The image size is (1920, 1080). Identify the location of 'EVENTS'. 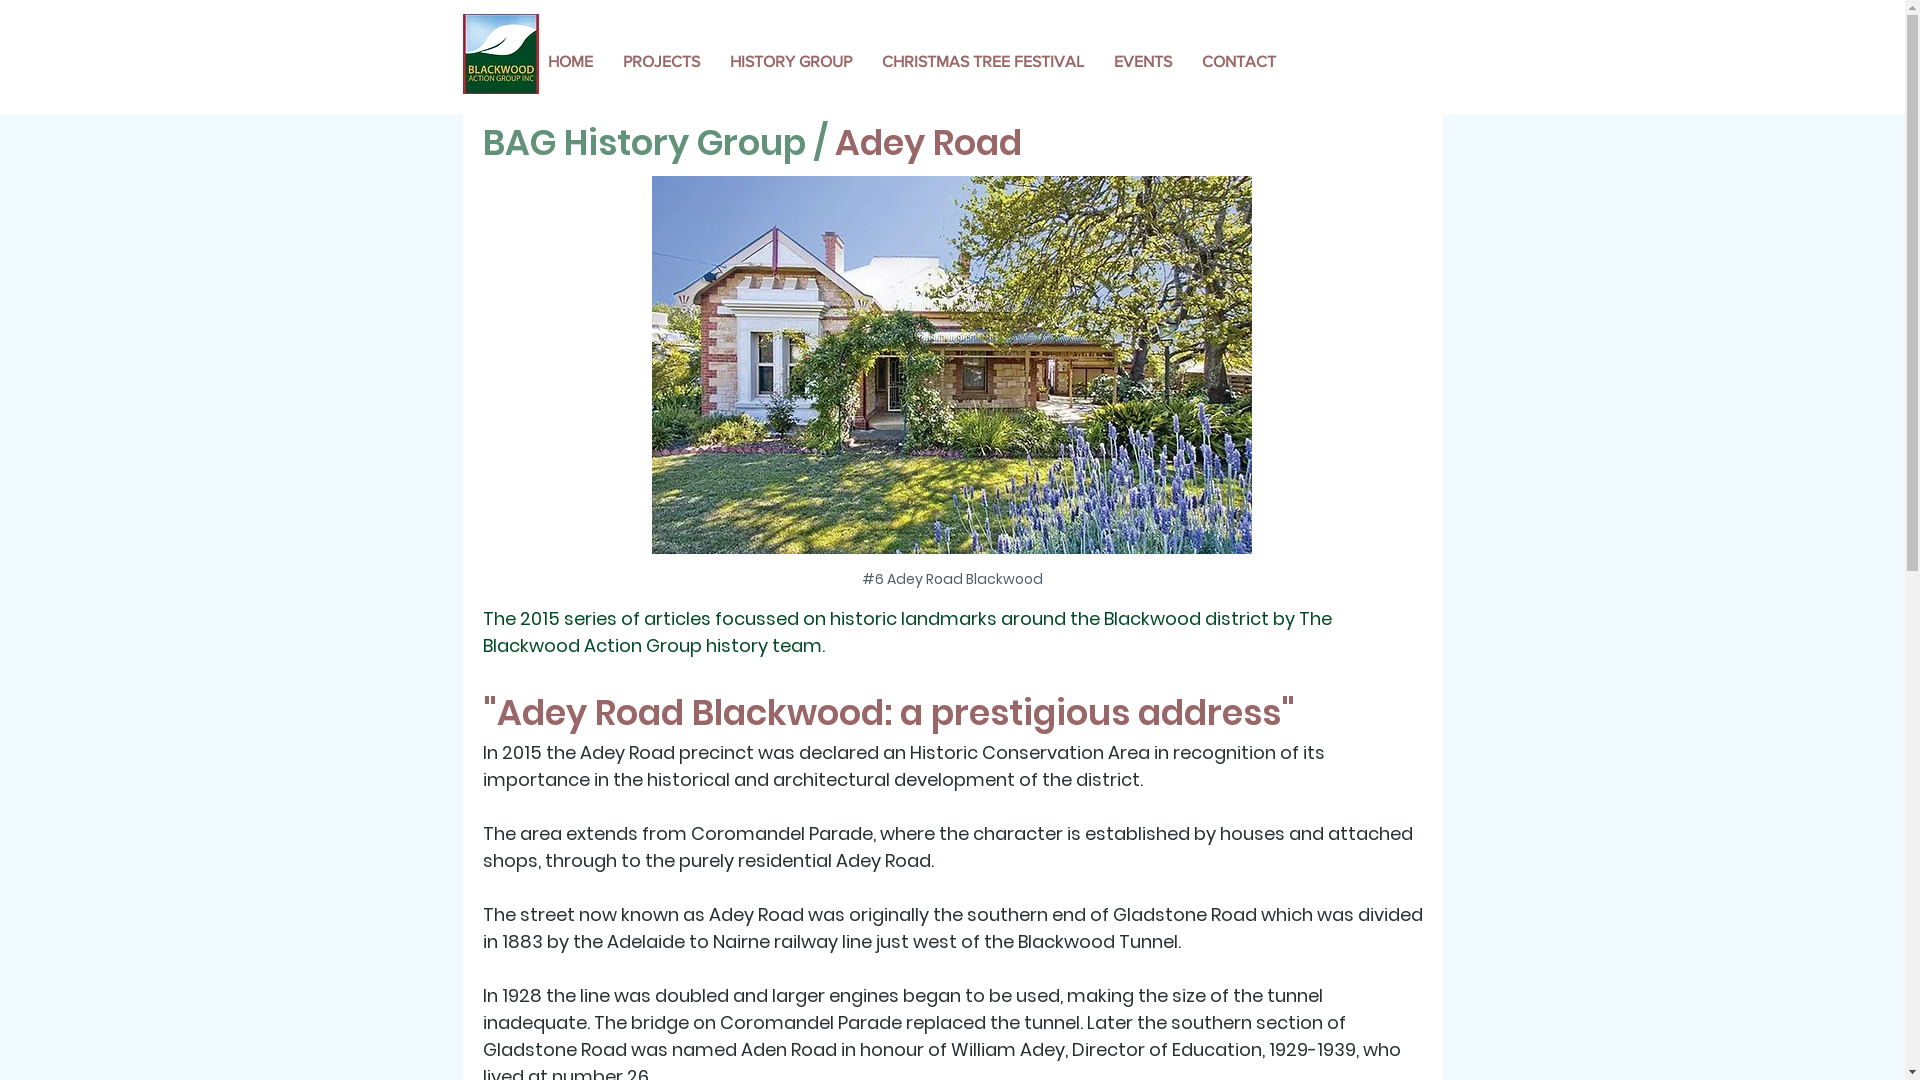
(1097, 60).